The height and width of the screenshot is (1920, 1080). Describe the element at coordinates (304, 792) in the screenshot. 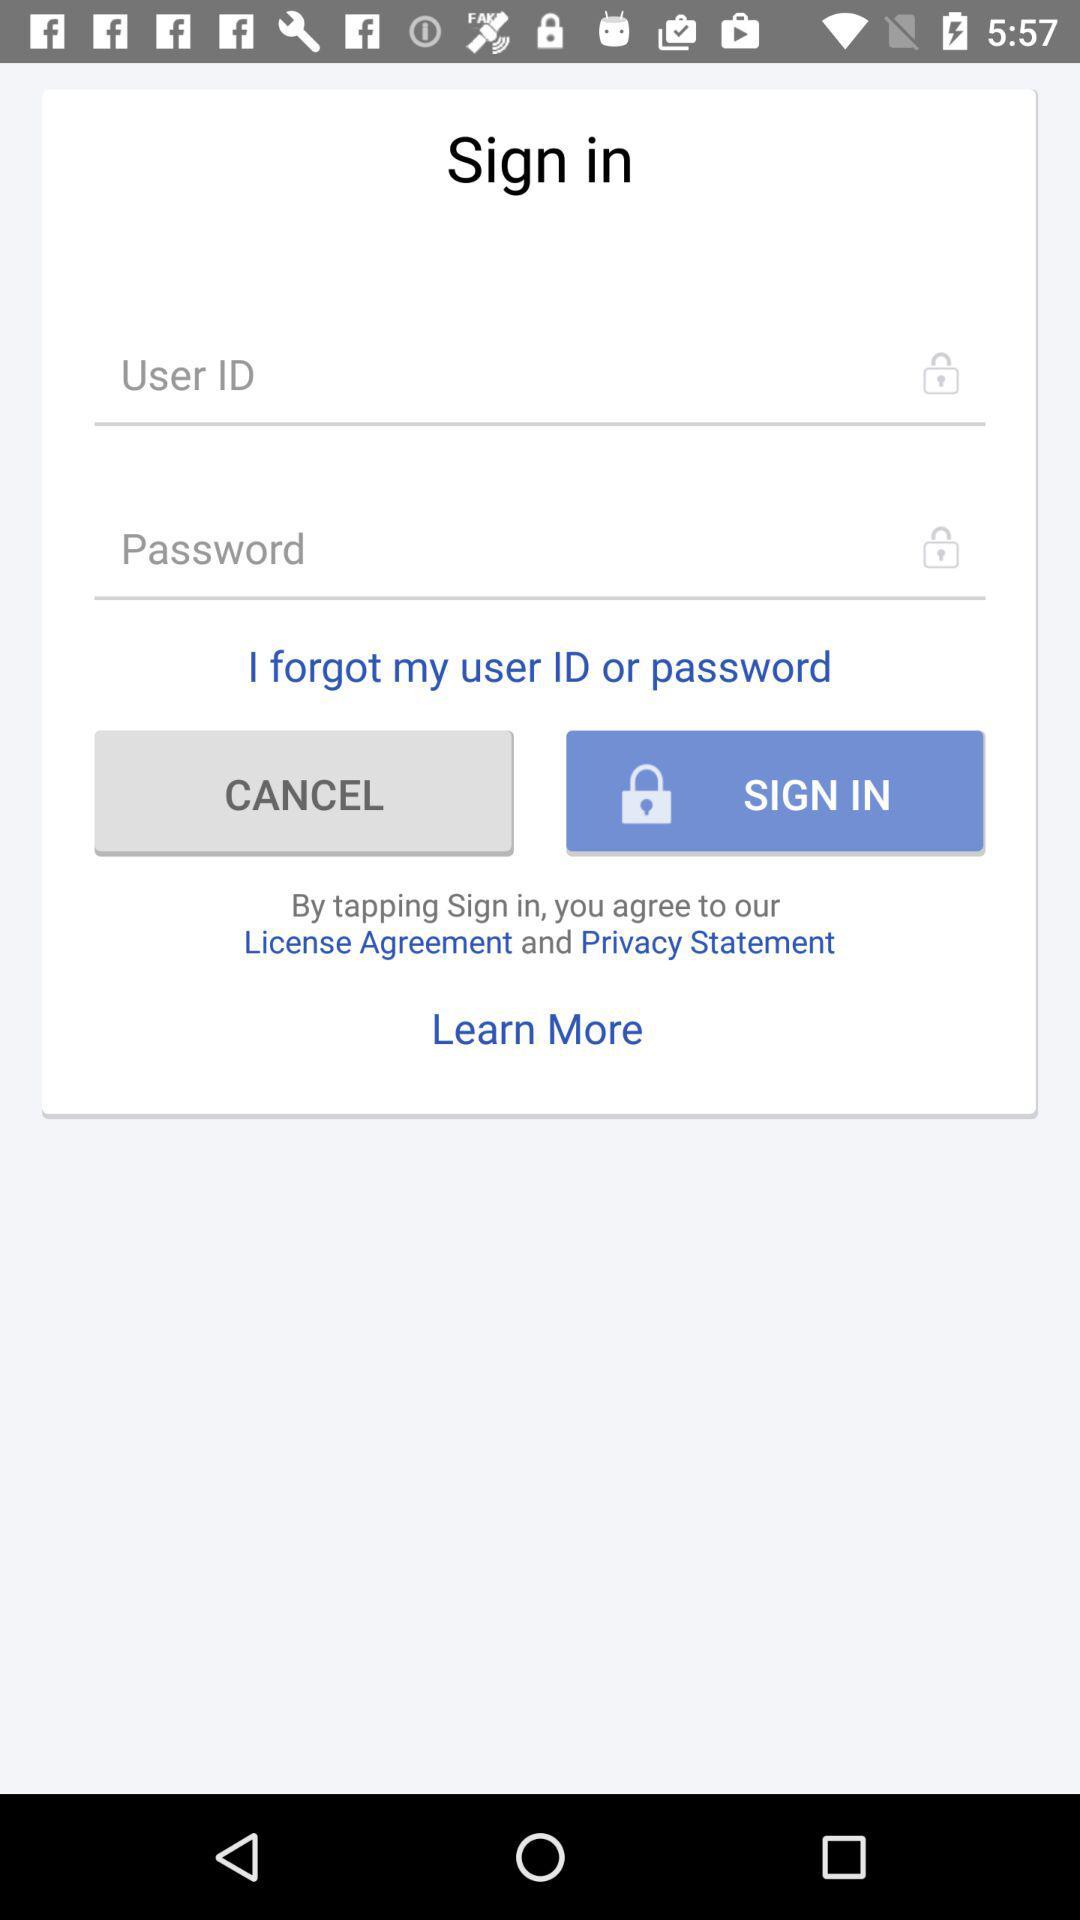

I see `the cancel icon` at that location.